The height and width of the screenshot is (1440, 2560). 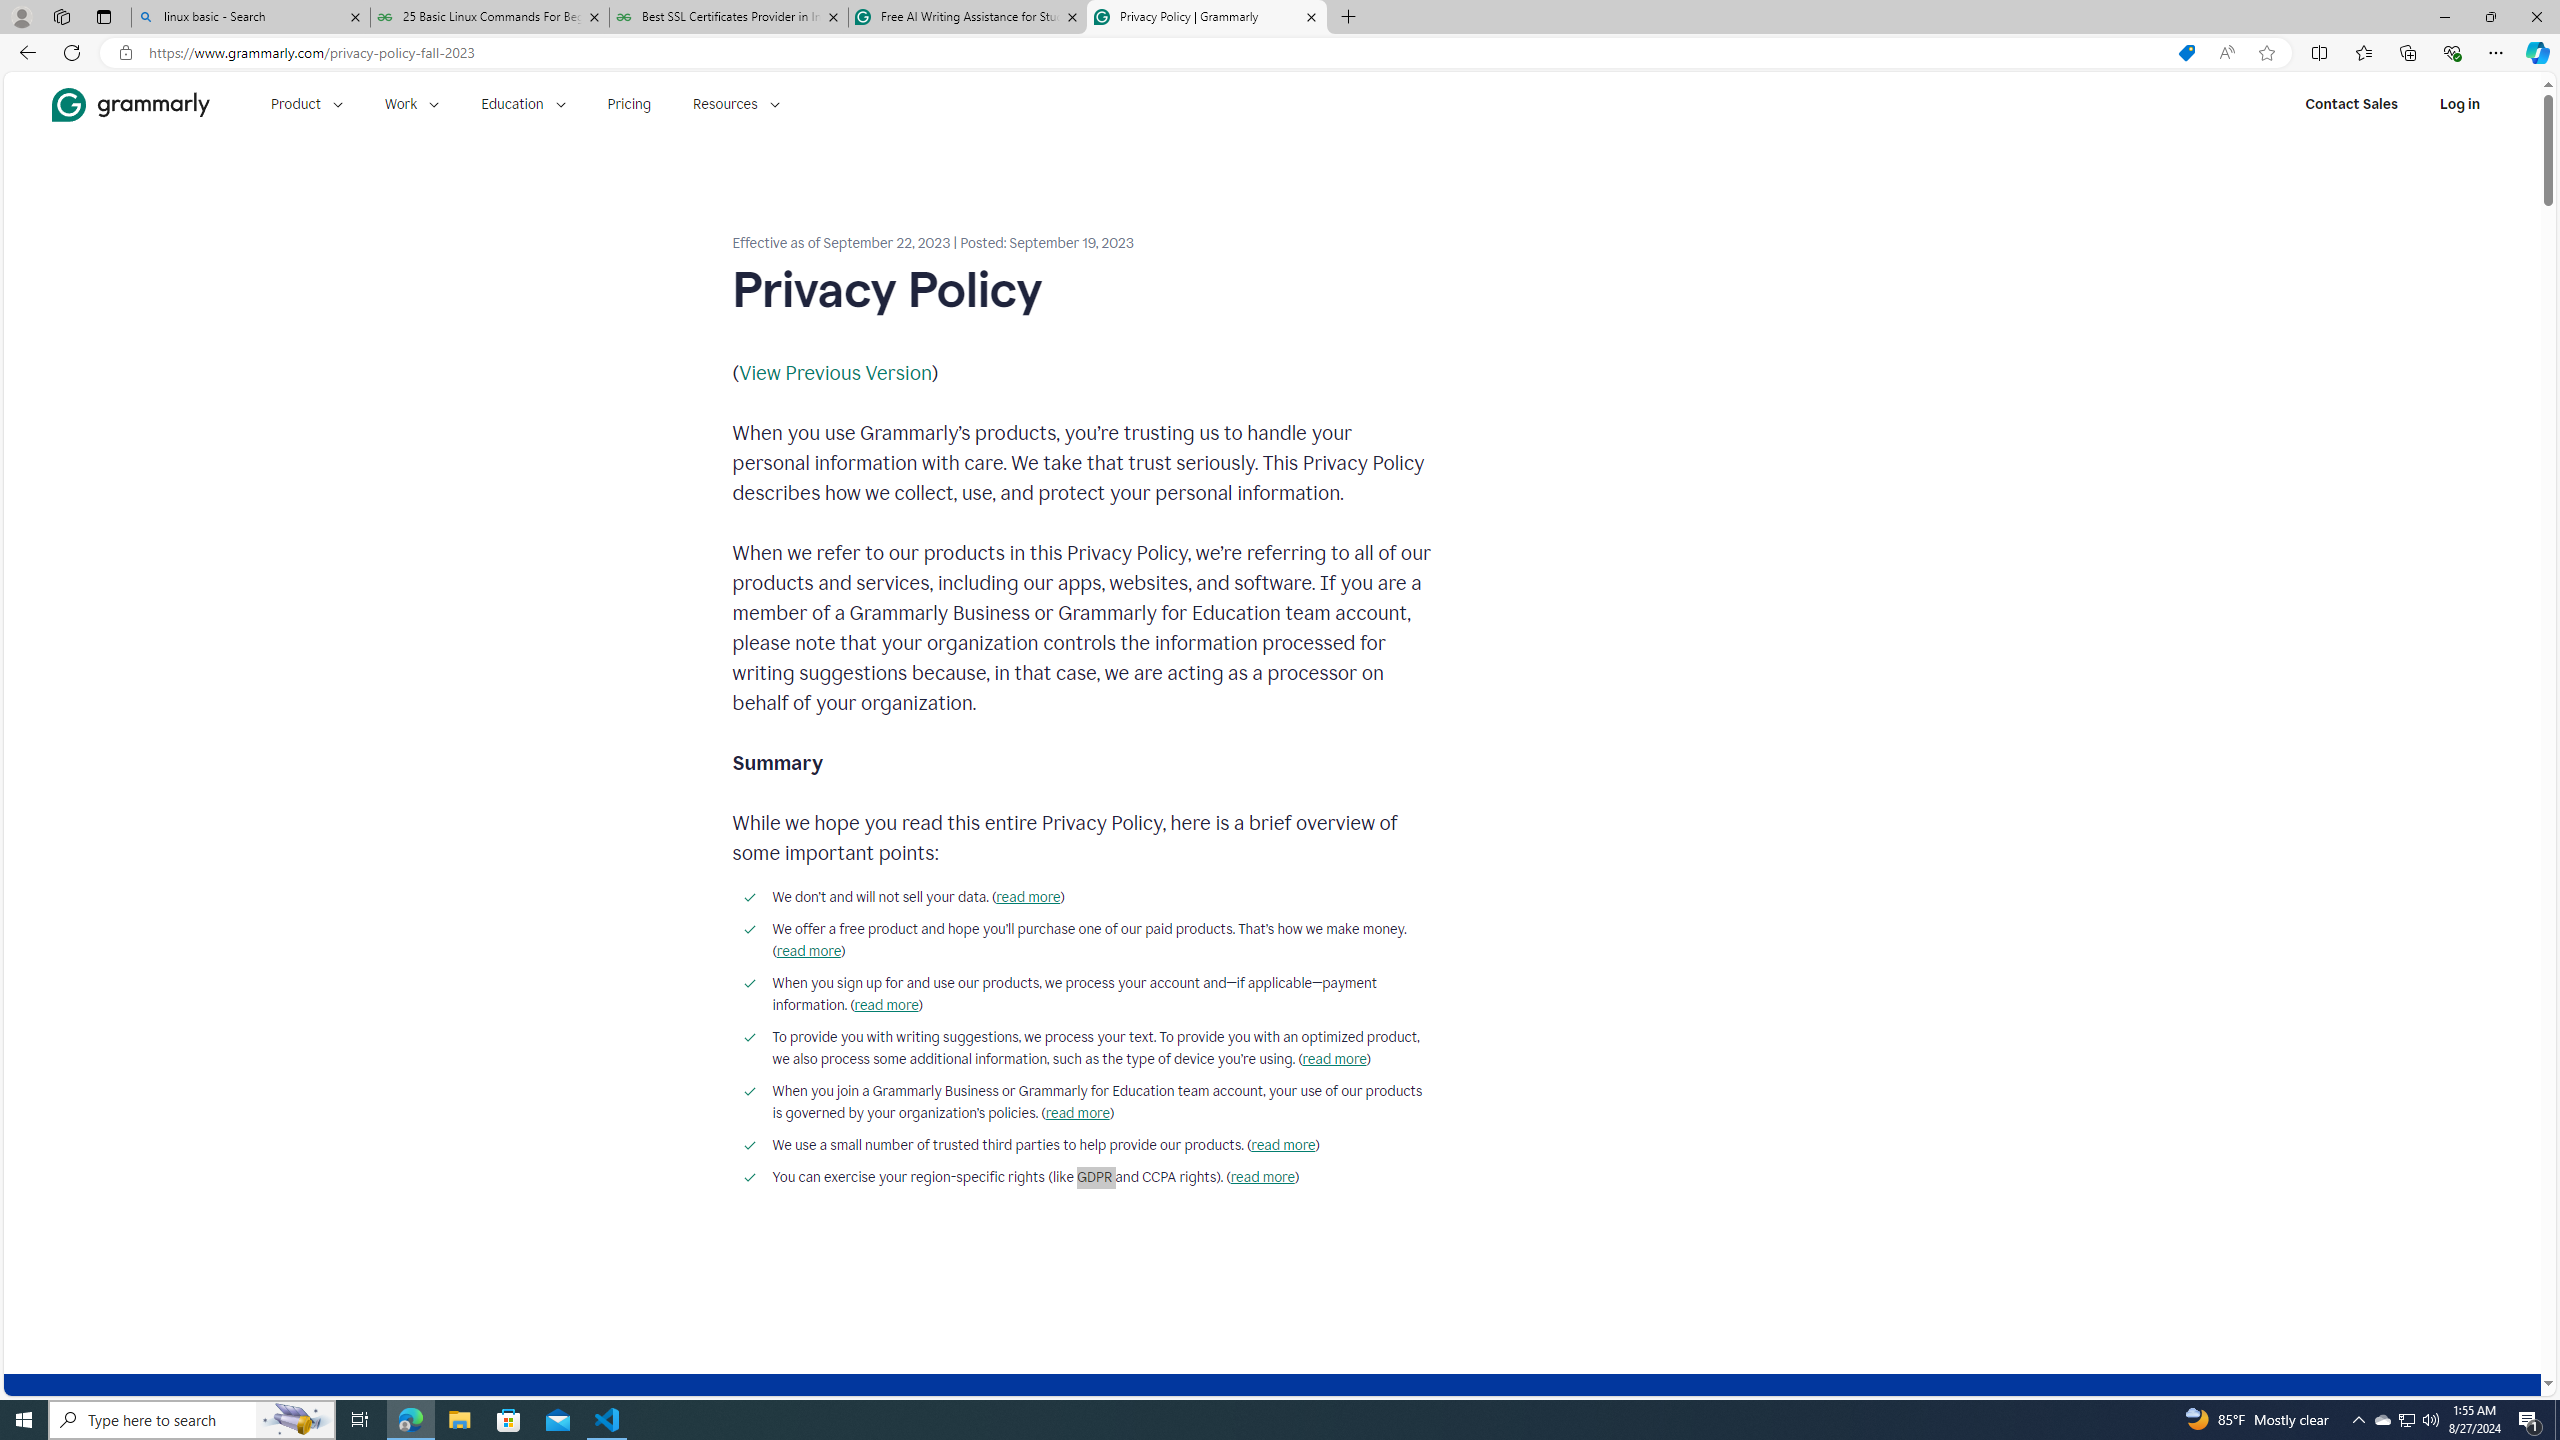 I want to click on 'Education', so click(x=522, y=103).